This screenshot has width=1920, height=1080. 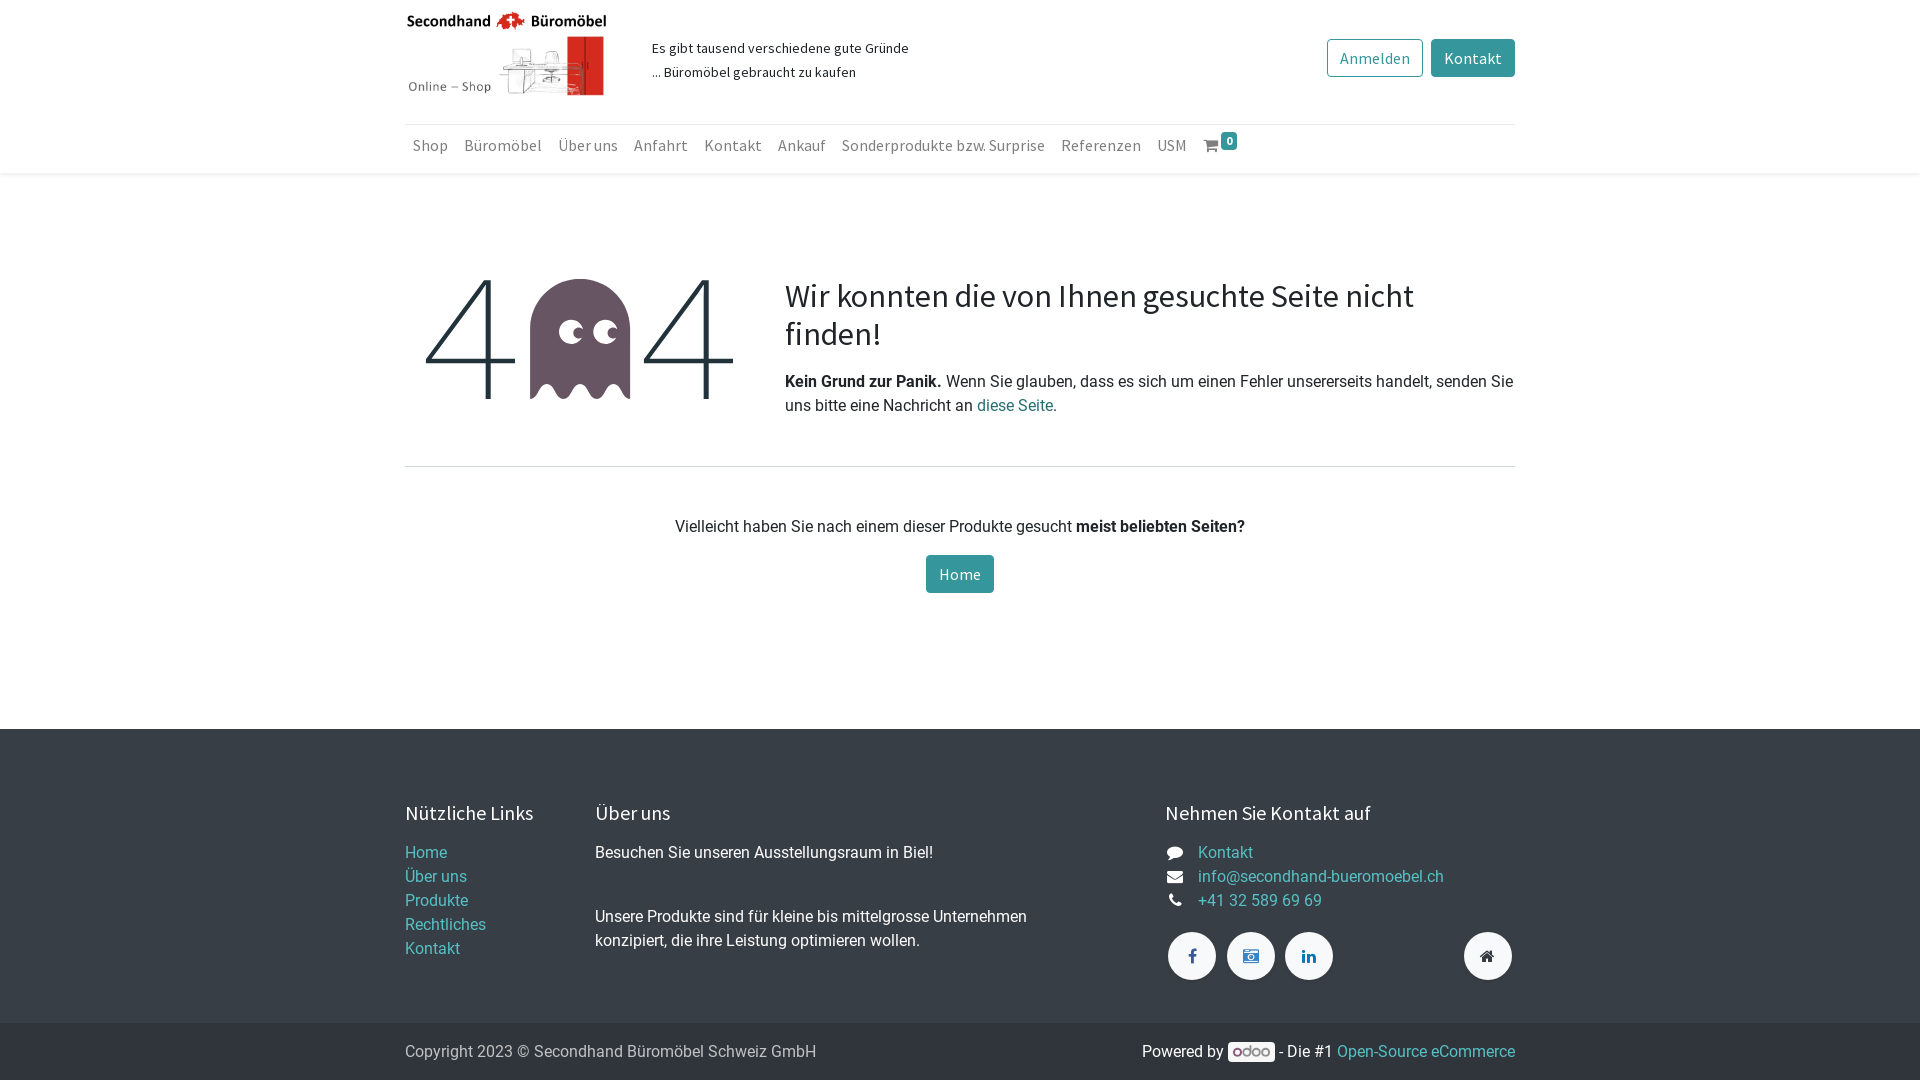 What do you see at coordinates (1429, 56) in the screenshot?
I see `'Kontakt'` at bounding box center [1429, 56].